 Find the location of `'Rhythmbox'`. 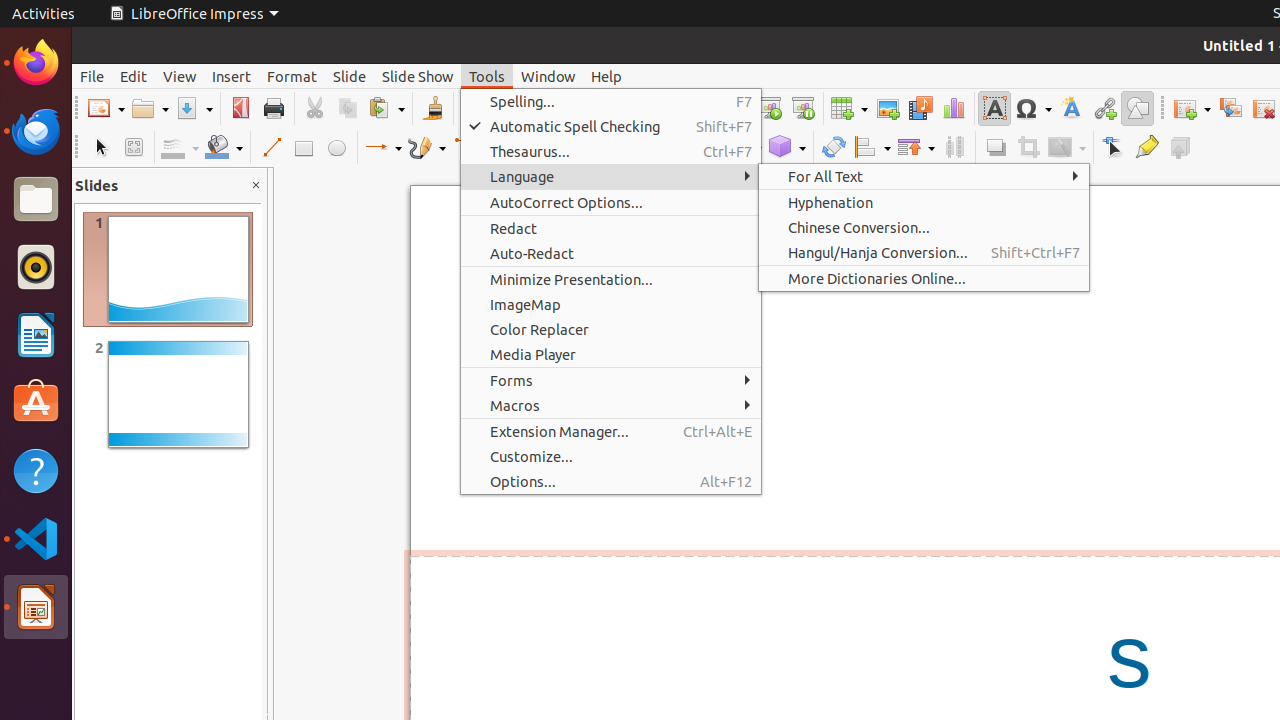

'Rhythmbox' is located at coordinates (35, 265).